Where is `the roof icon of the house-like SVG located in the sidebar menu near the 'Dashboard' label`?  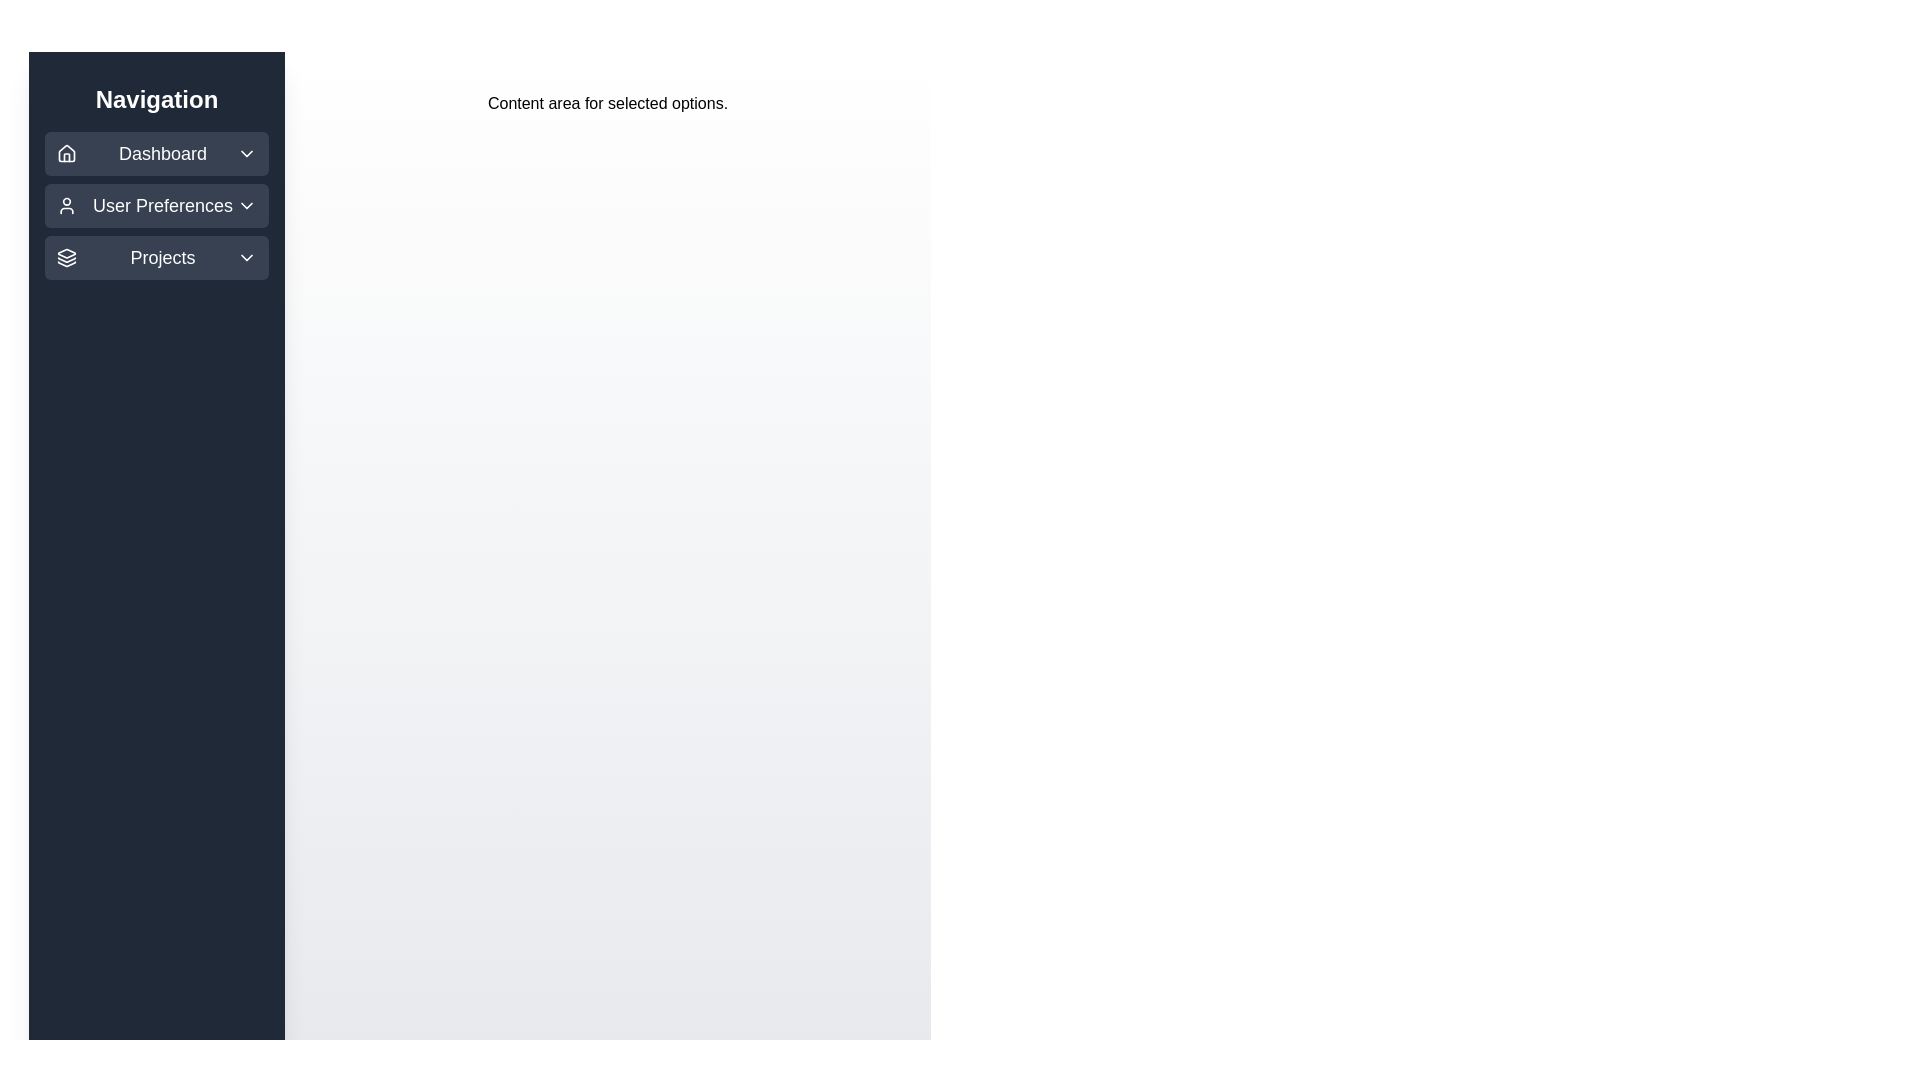
the roof icon of the house-like SVG located in the sidebar menu near the 'Dashboard' label is located at coordinates (67, 152).